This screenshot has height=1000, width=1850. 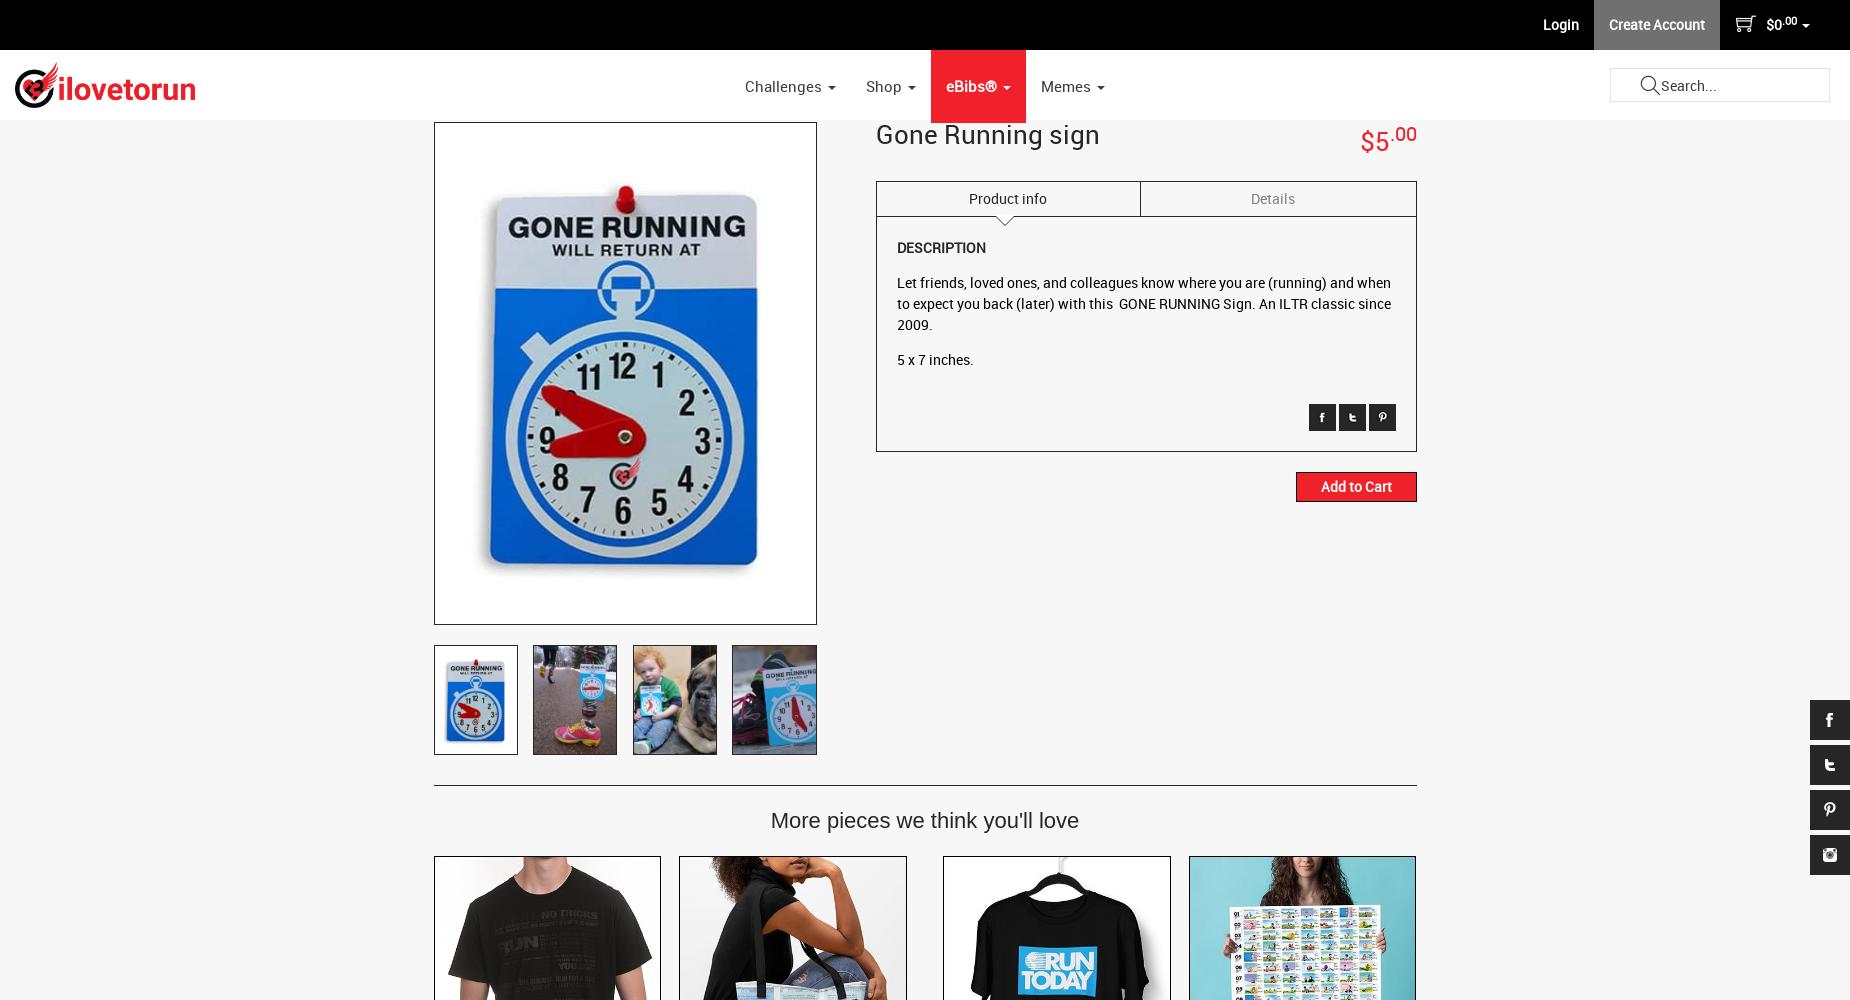 What do you see at coordinates (885, 85) in the screenshot?
I see `'Shop'` at bounding box center [885, 85].